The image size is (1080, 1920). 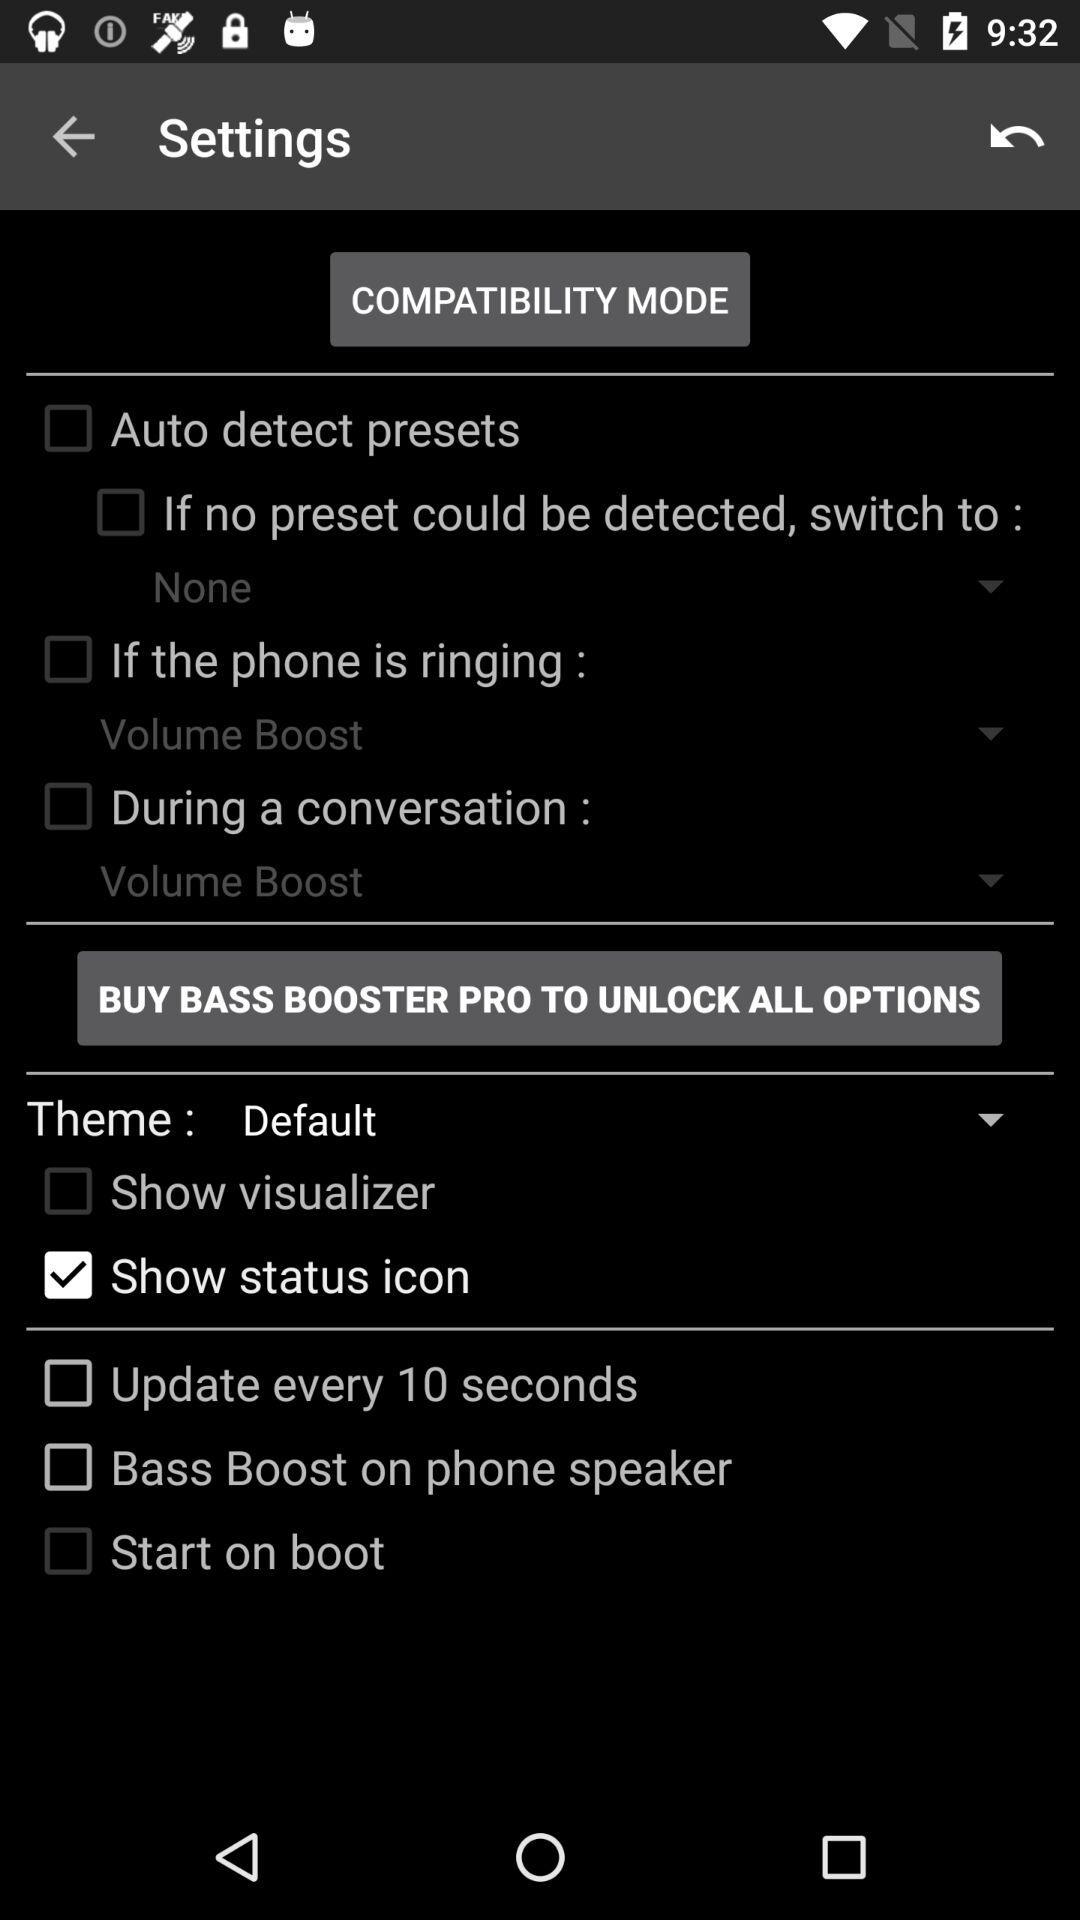 What do you see at coordinates (540, 298) in the screenshot?
I see `compatibility mode` at bounding box center [540, 298].